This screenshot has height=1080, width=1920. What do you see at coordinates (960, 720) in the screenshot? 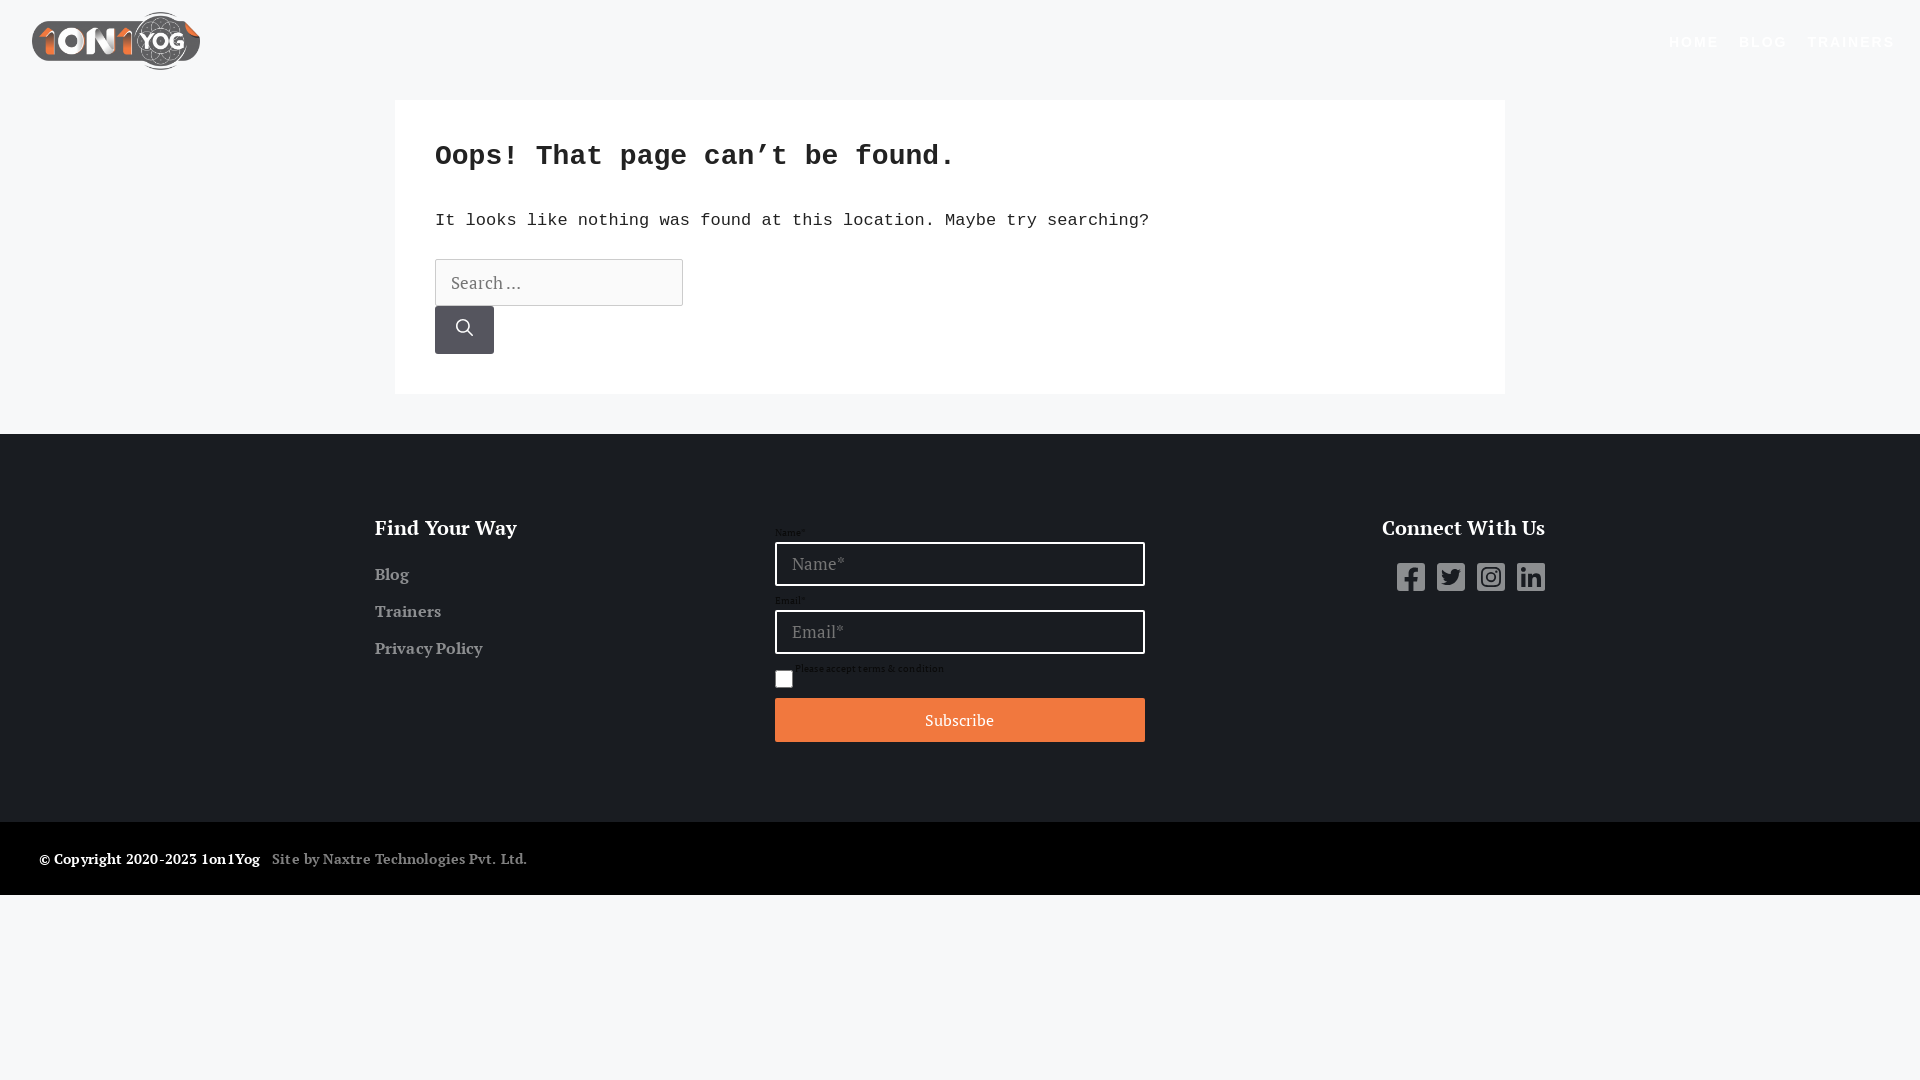
I see `'Subscribe'` at bounding box center [960, 720].